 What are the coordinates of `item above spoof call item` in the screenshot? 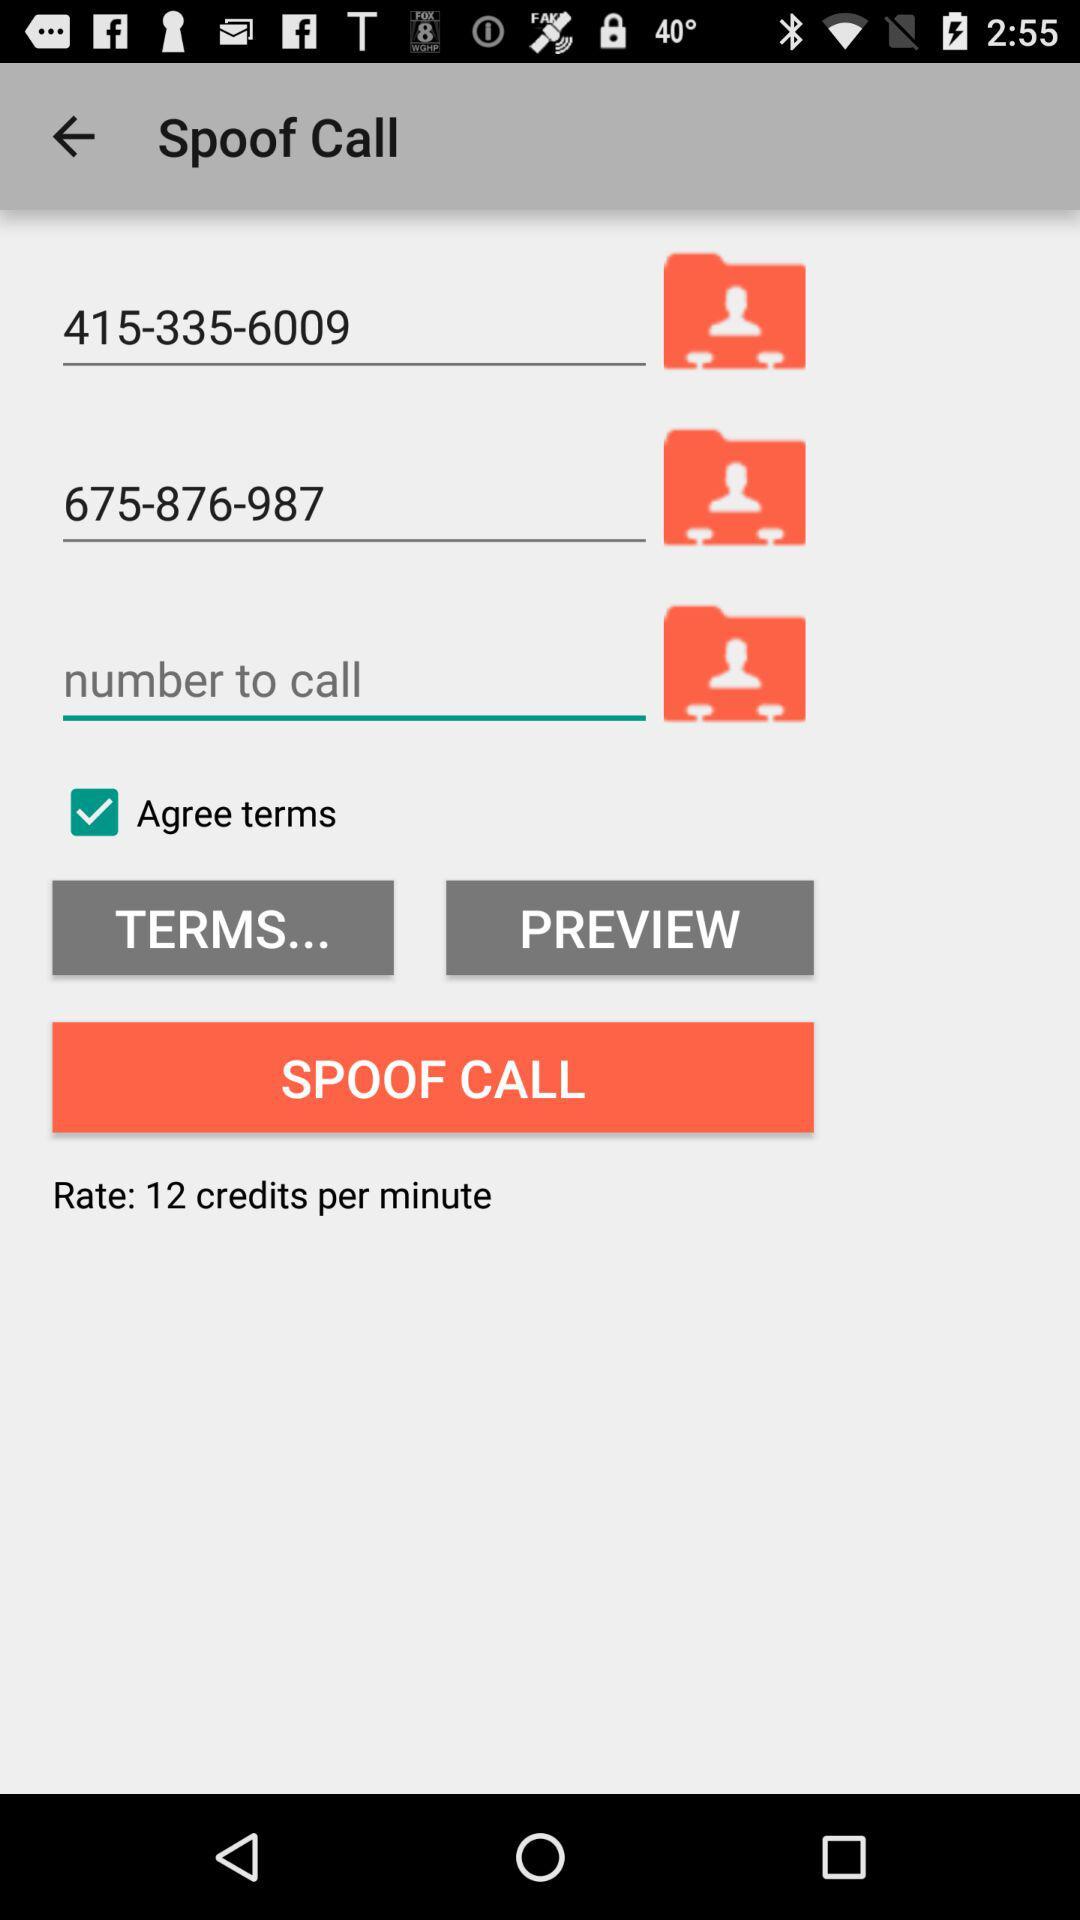 It's located at (223, 926).